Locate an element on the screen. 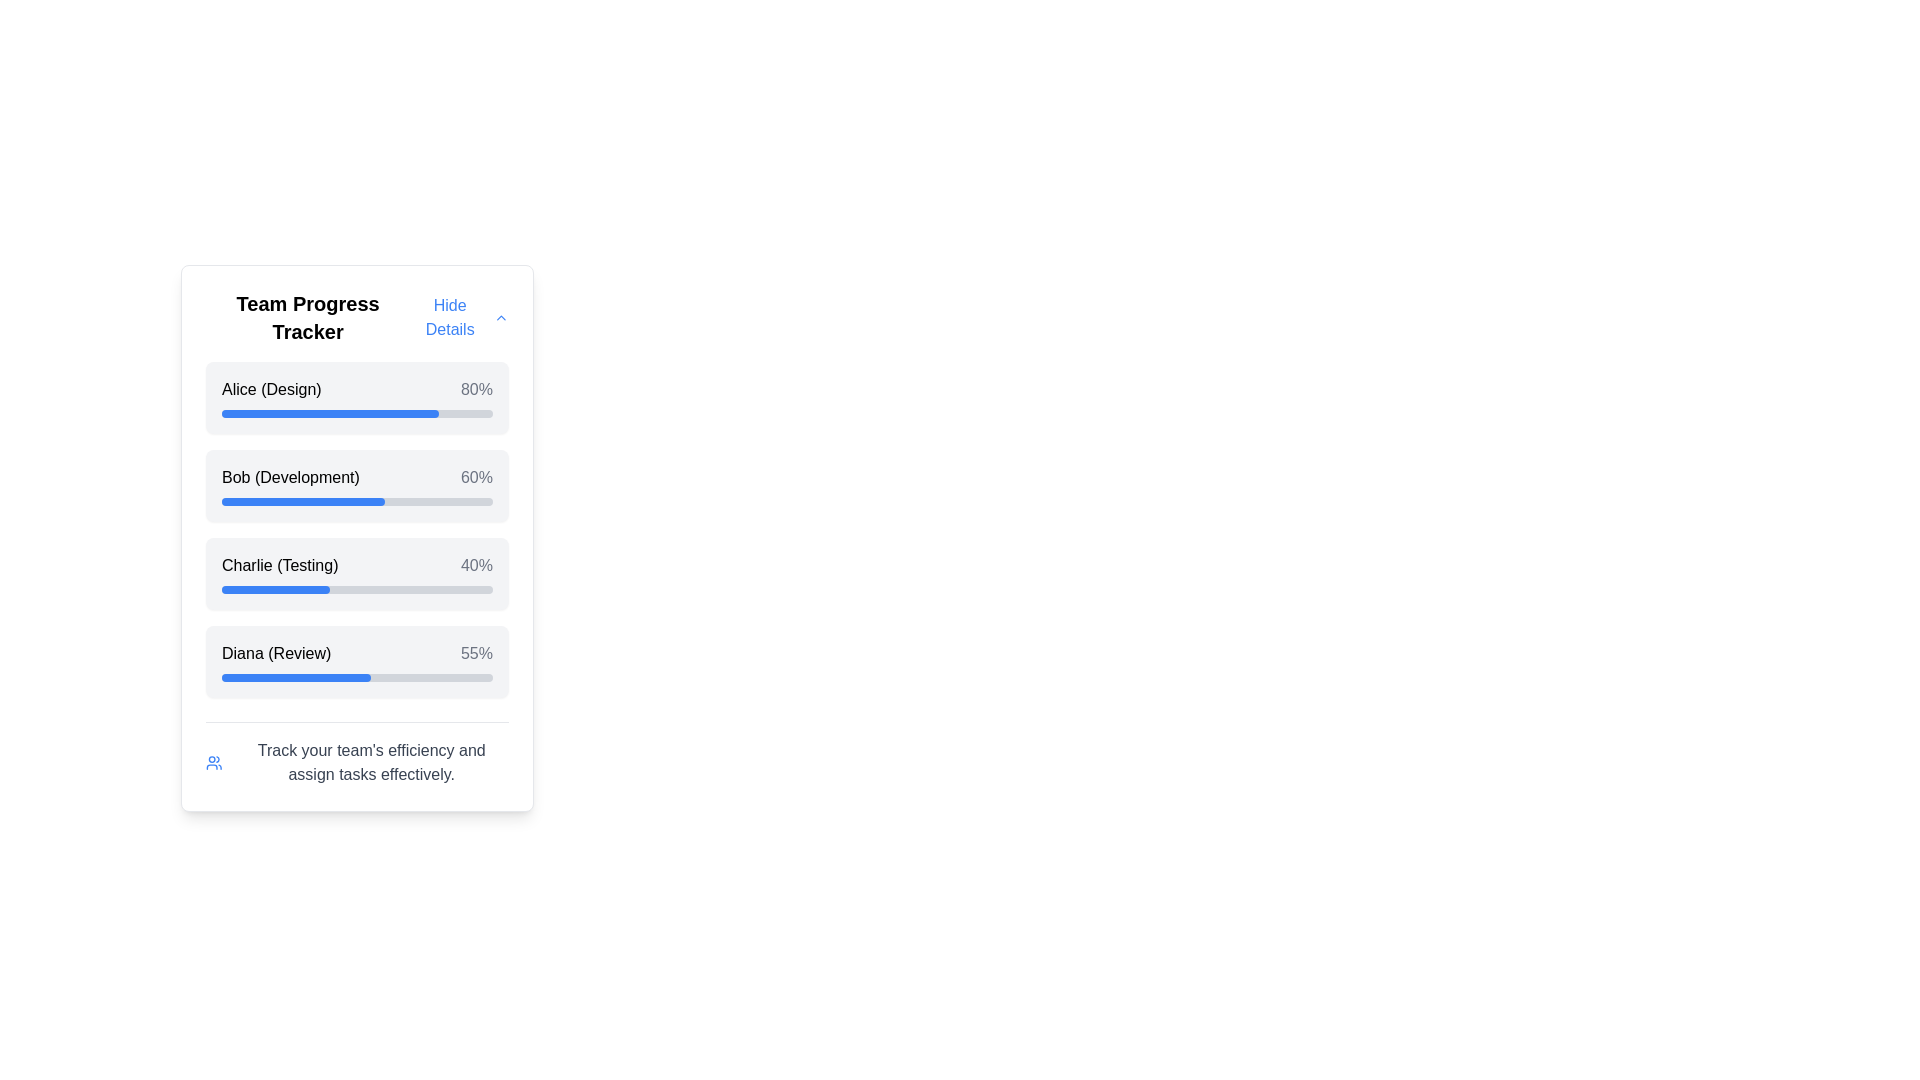  informational text block that states 'Track your team's efficiency and assign tasks effectively.' located at the bottom of the 'Team Progress Tracker' card layout is located at coordinates (357, 754).